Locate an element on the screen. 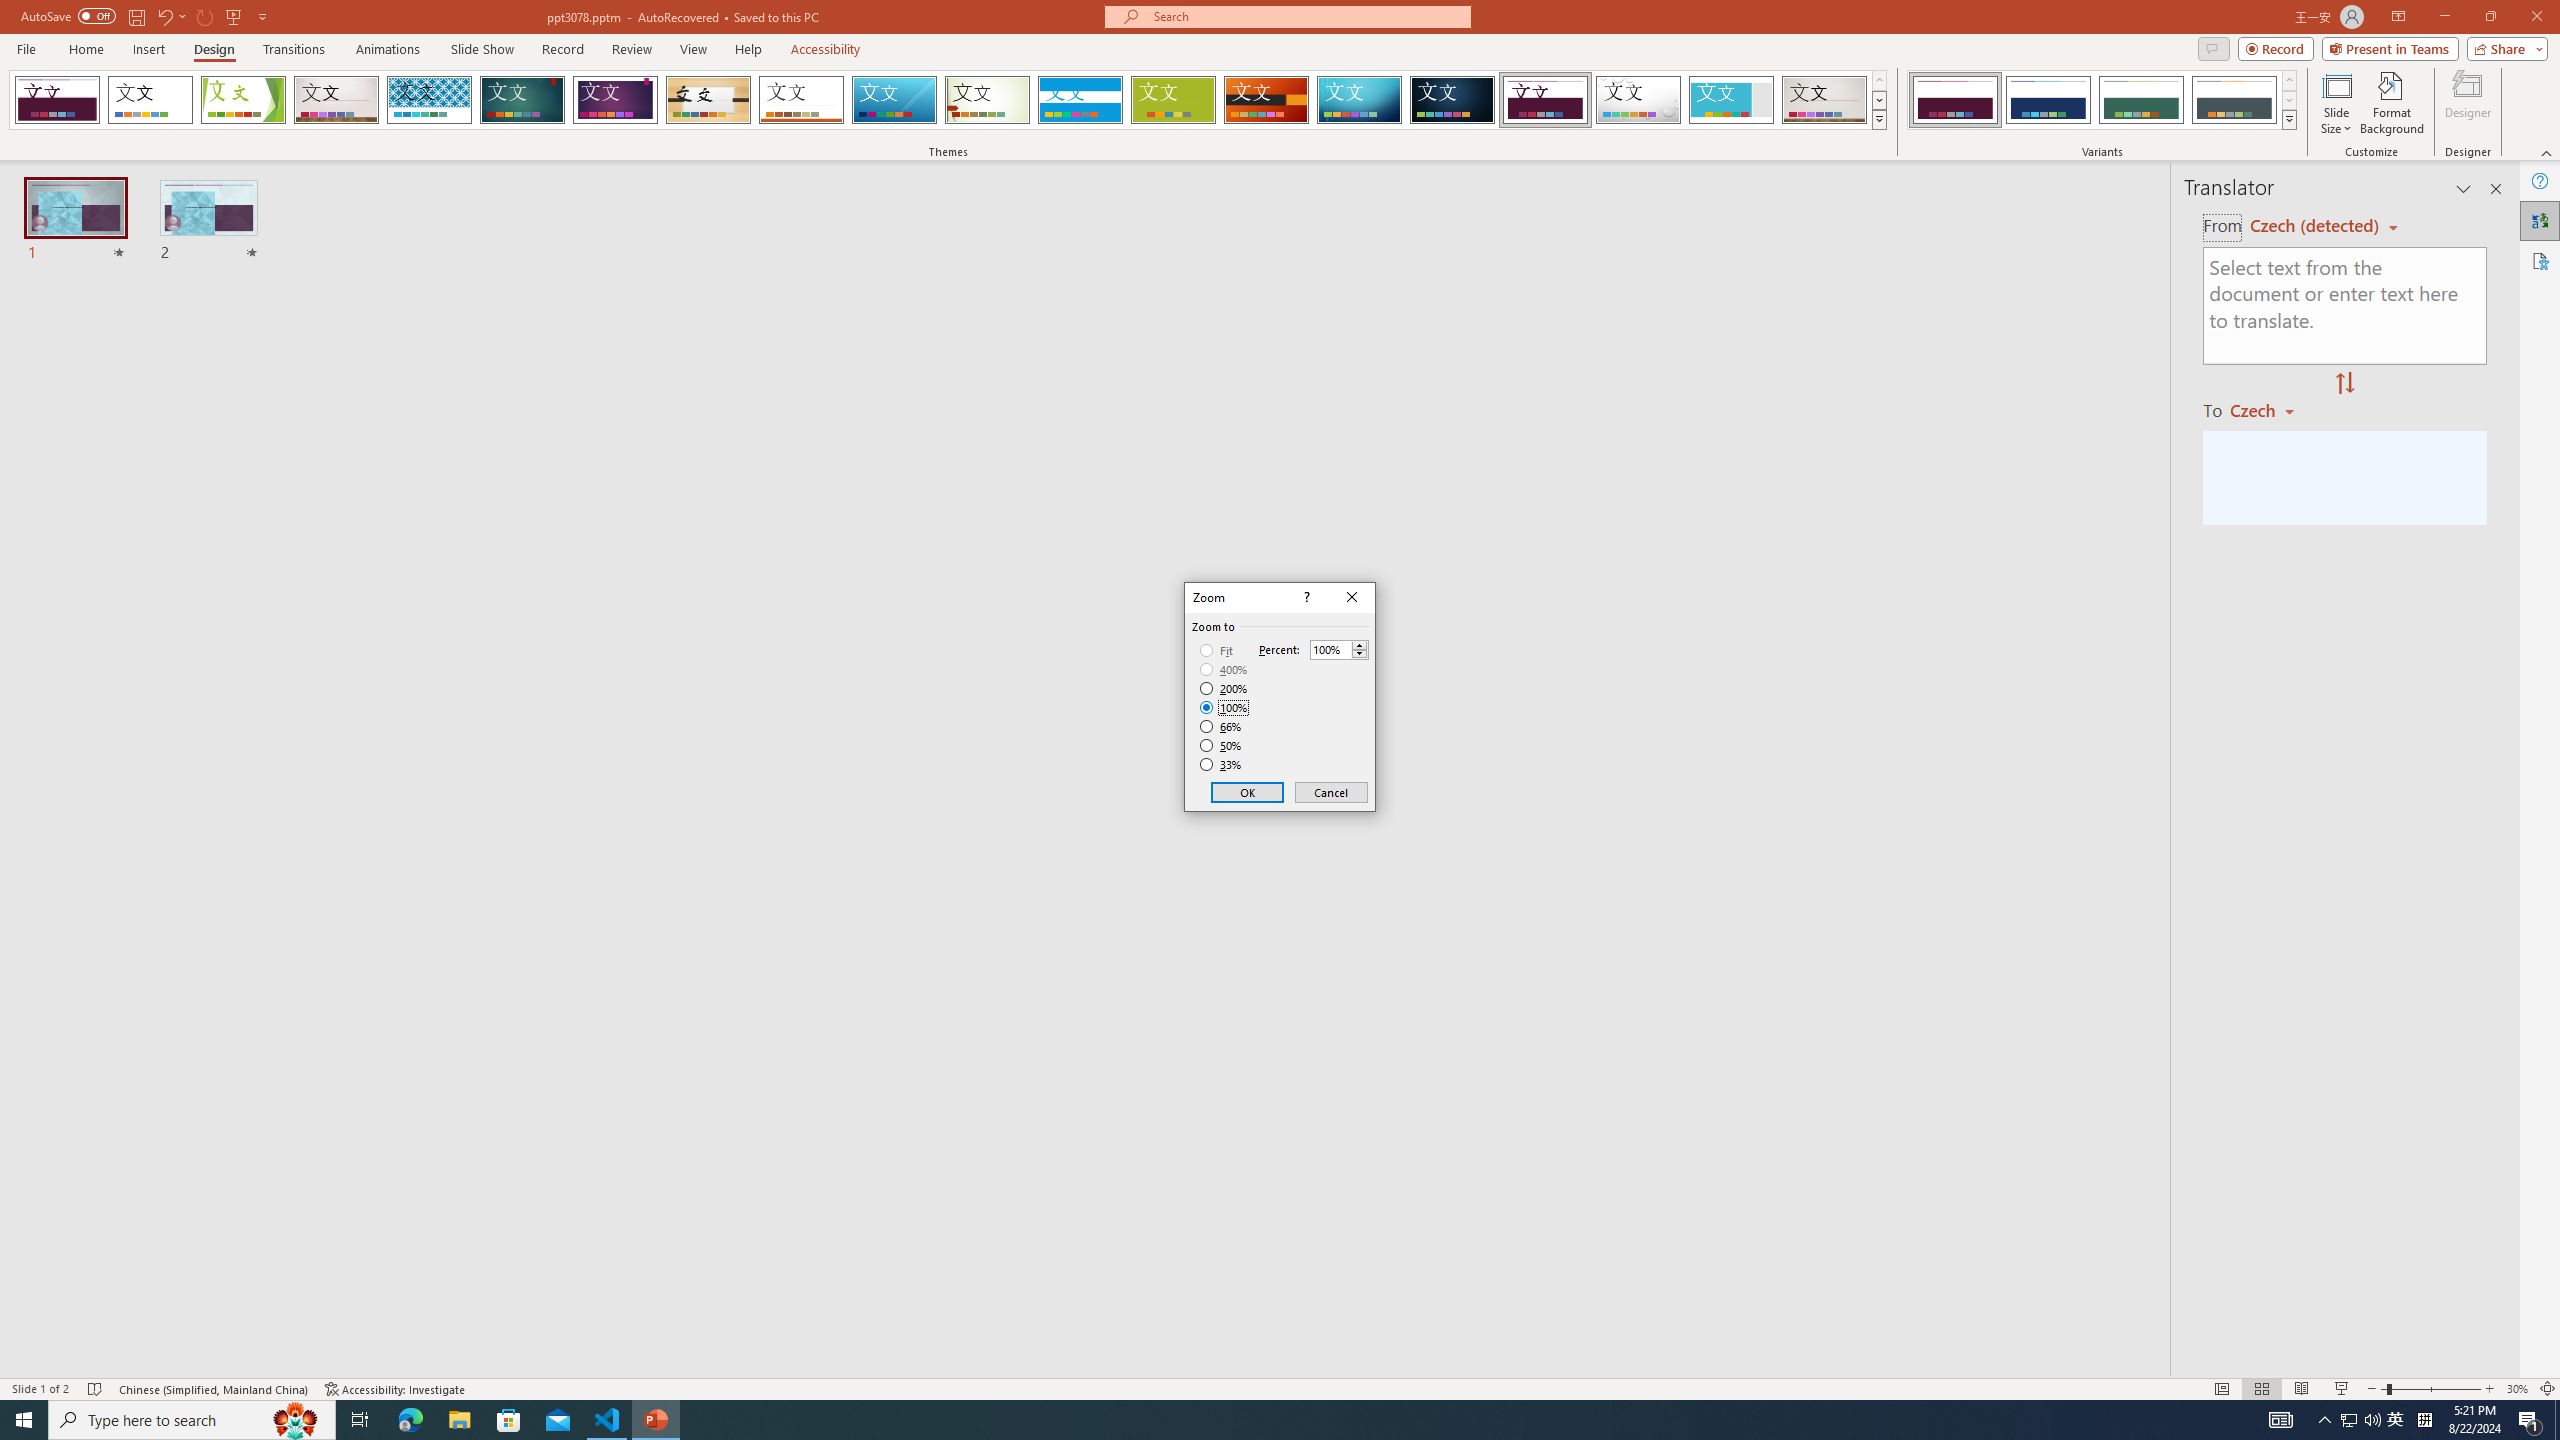 Image resolution: width=2560 pixels, height=1440 pixels. 'Comments' is located at coordinates (2213, 47).